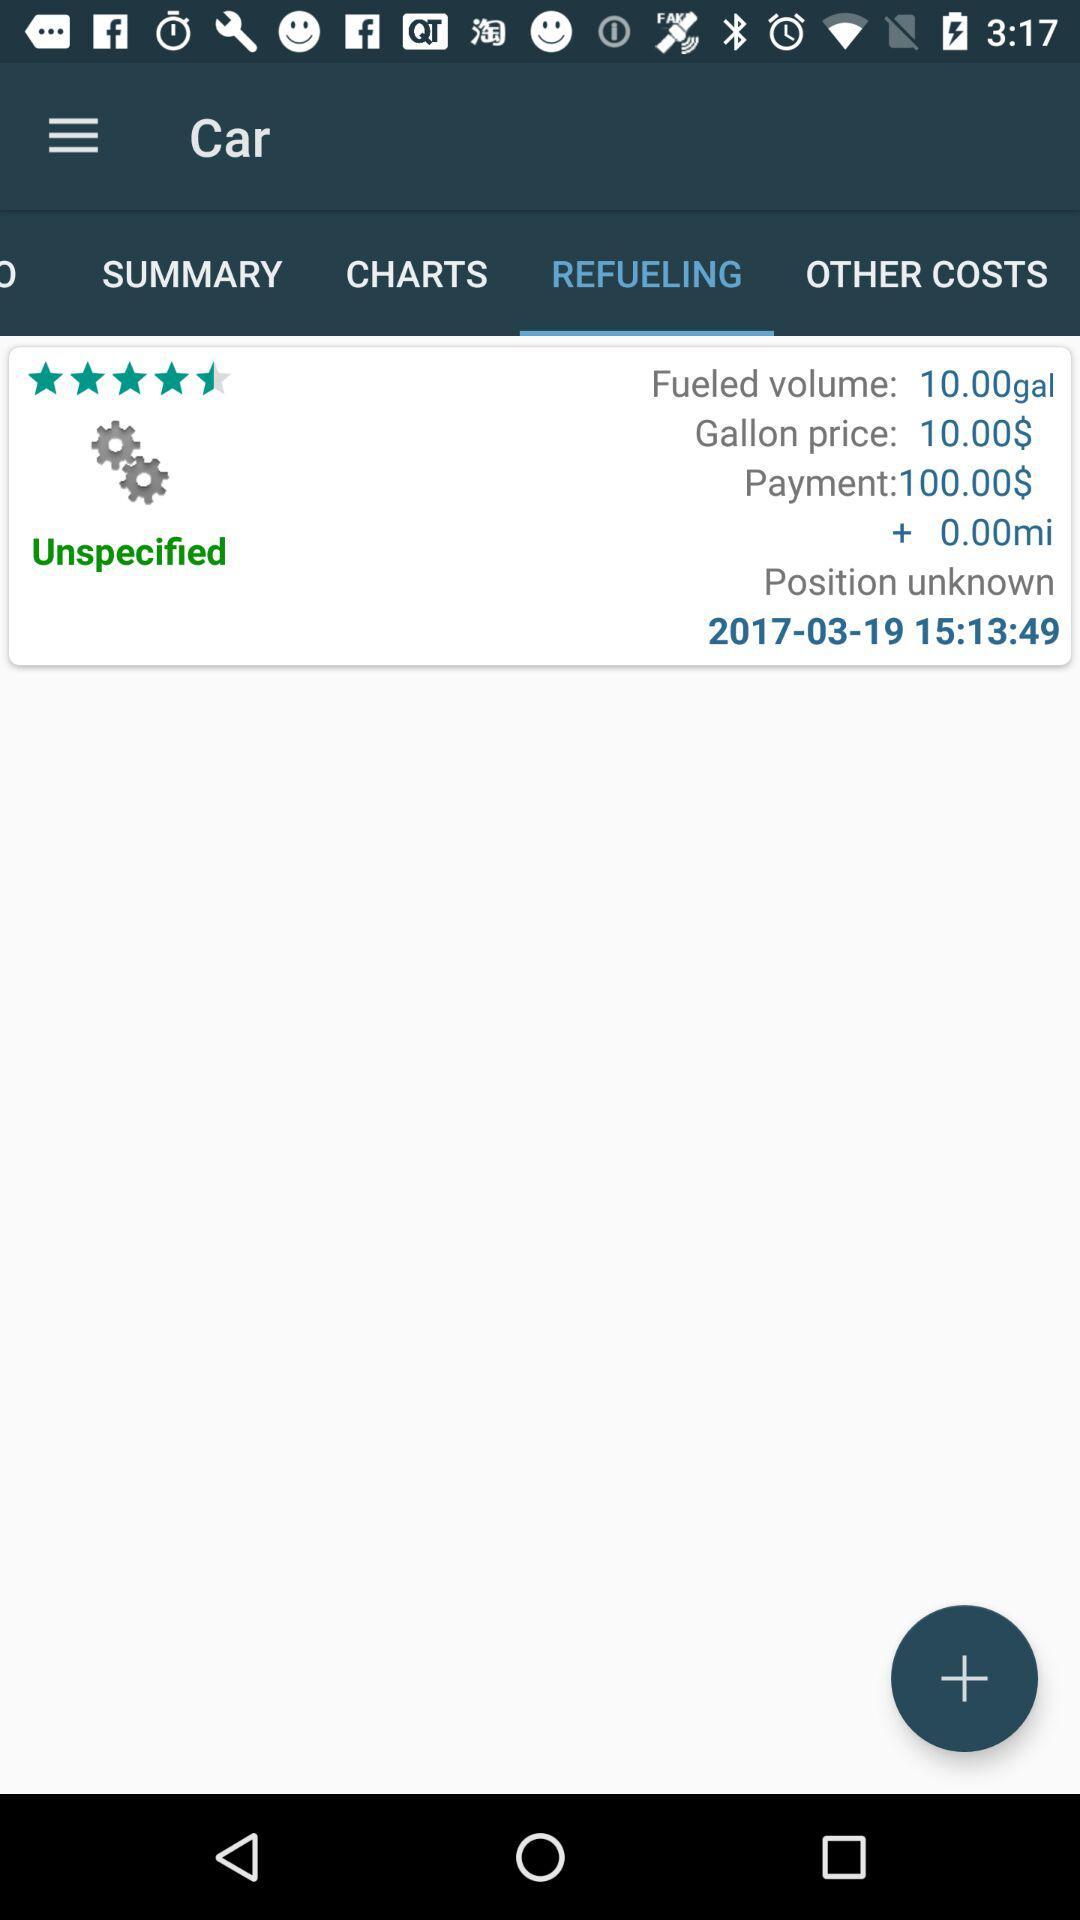  Describe the element at coordinates (72, 135) in the screenshot. I see `the app next to the car icon` at that location.